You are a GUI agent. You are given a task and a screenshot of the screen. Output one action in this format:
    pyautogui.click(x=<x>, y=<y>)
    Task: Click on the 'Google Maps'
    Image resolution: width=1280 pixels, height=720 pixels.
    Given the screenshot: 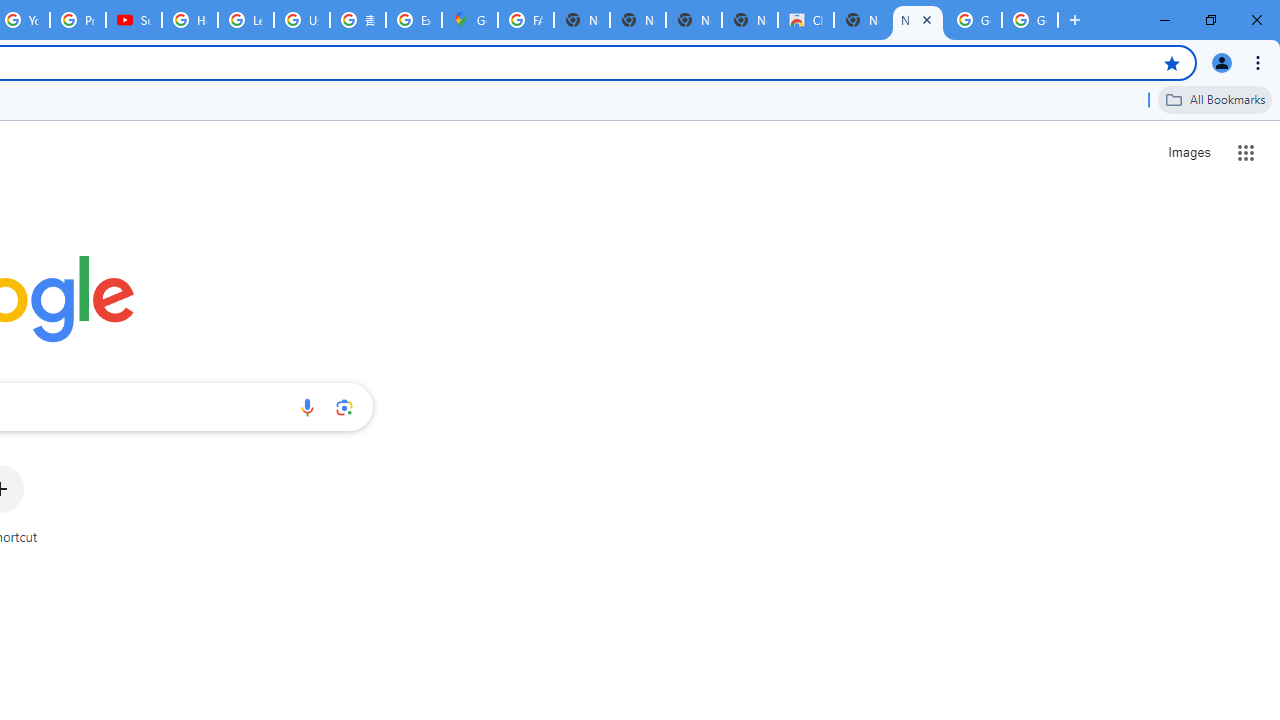 What is the action you would take?
    pyautogui.click(x=468, y=20)
    